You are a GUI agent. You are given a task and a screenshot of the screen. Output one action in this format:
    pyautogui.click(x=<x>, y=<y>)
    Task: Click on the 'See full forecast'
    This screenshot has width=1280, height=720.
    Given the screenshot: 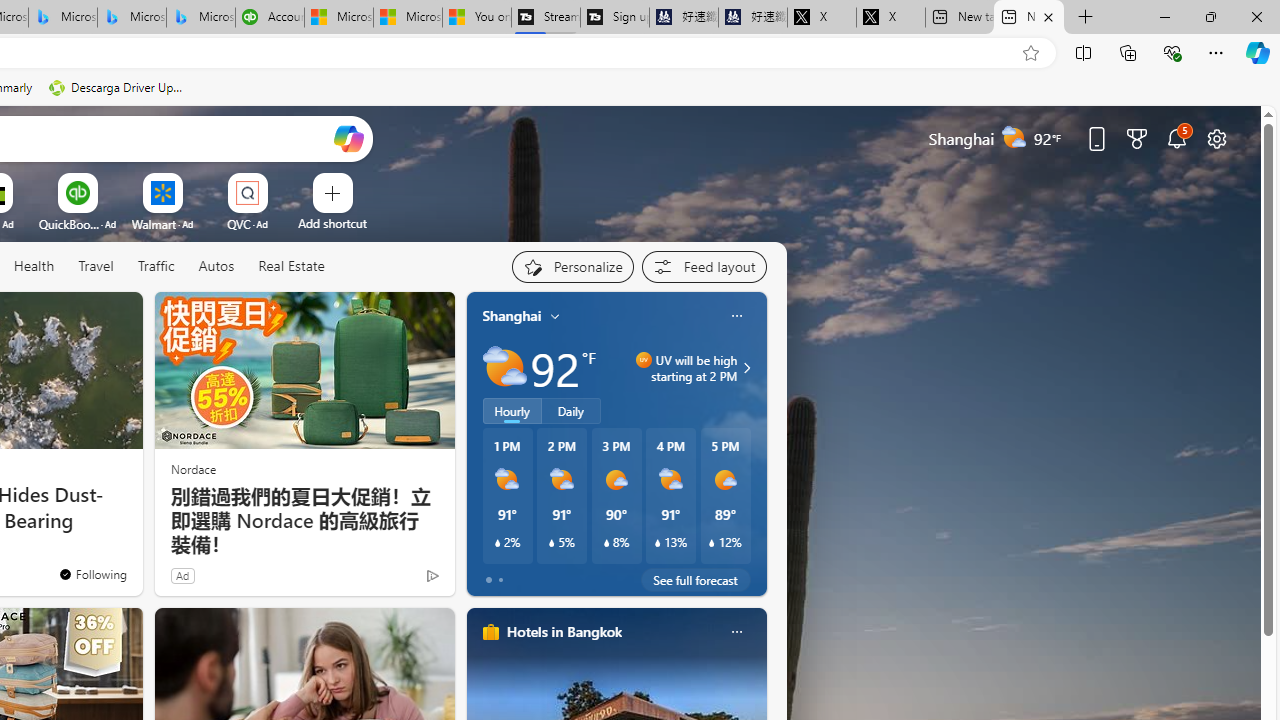 What is the action you would take?
    pyautogui.click(x=695, y=579)
    